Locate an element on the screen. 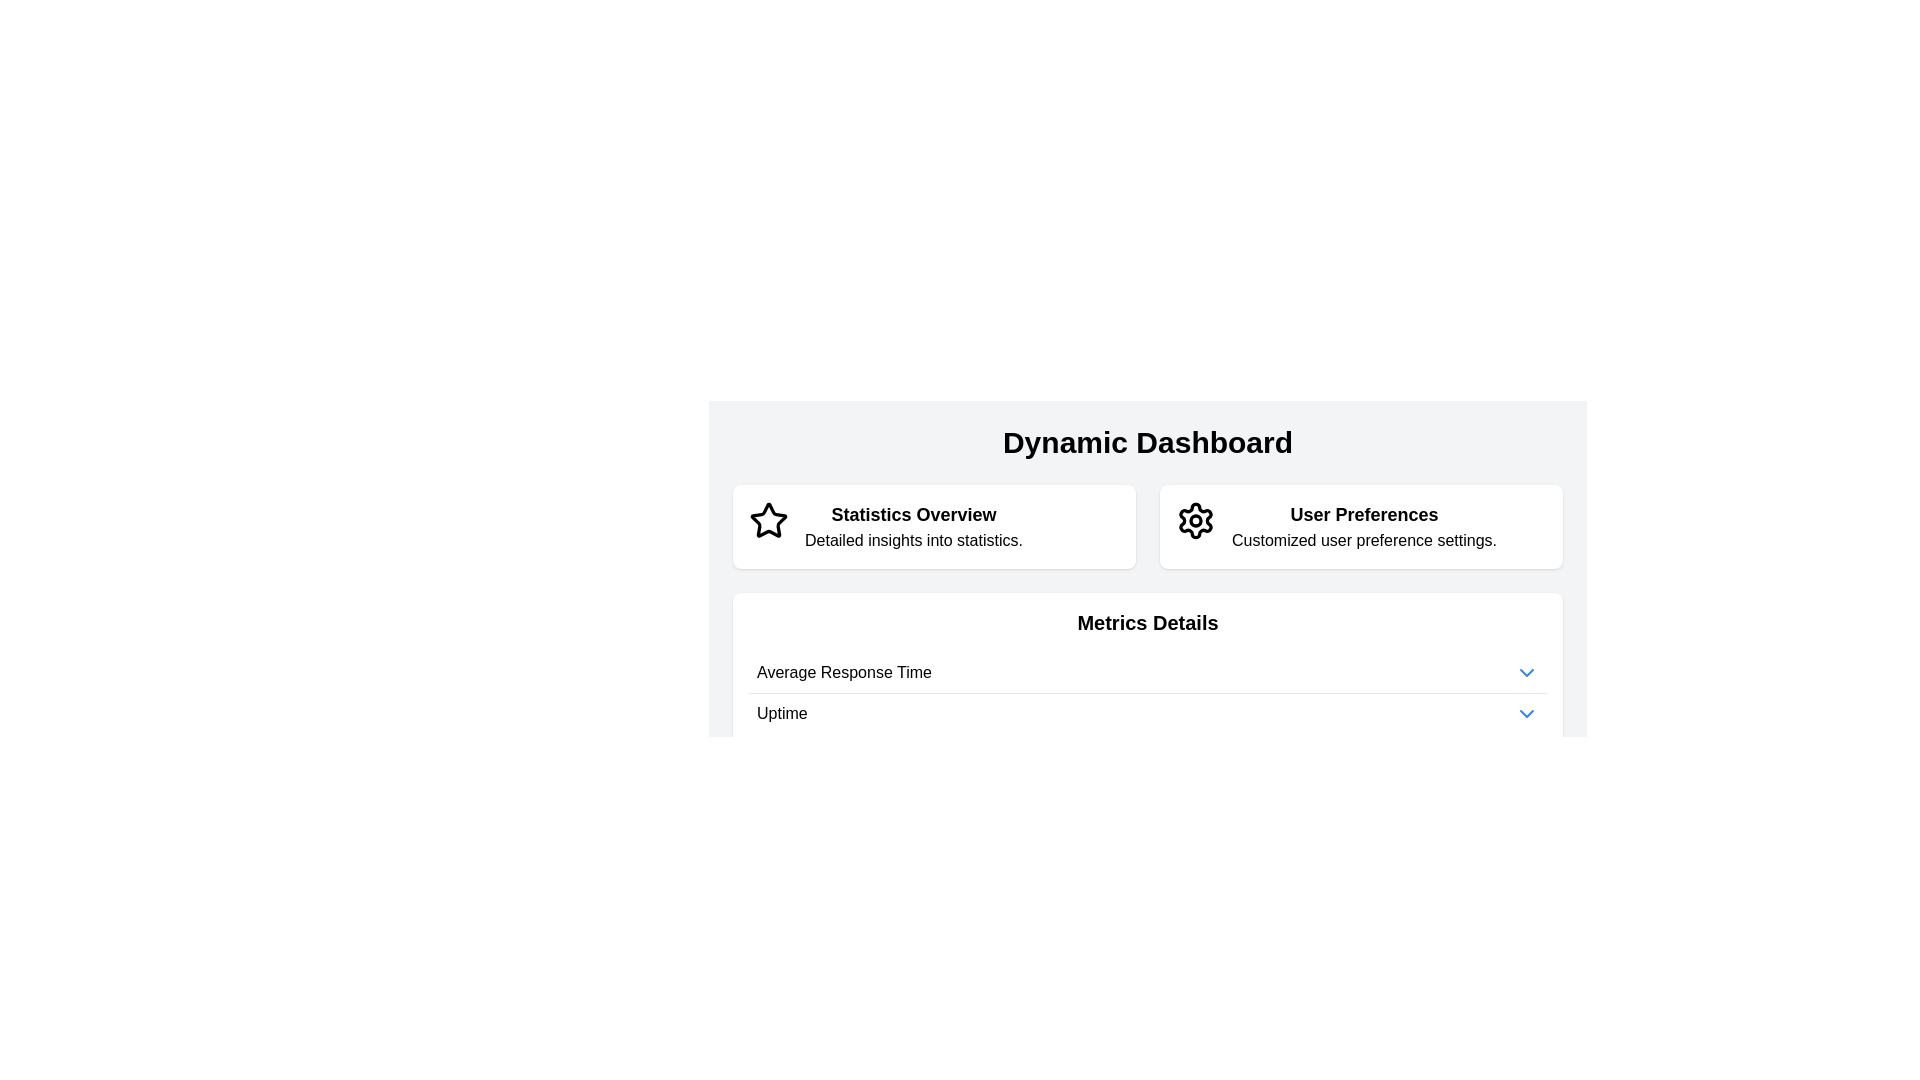  the static text label displaying 'Customized user preference settings.' located below 'User Preferences' in the right section of the Dynamic Dashboard is located at coordinates (1363, 540).